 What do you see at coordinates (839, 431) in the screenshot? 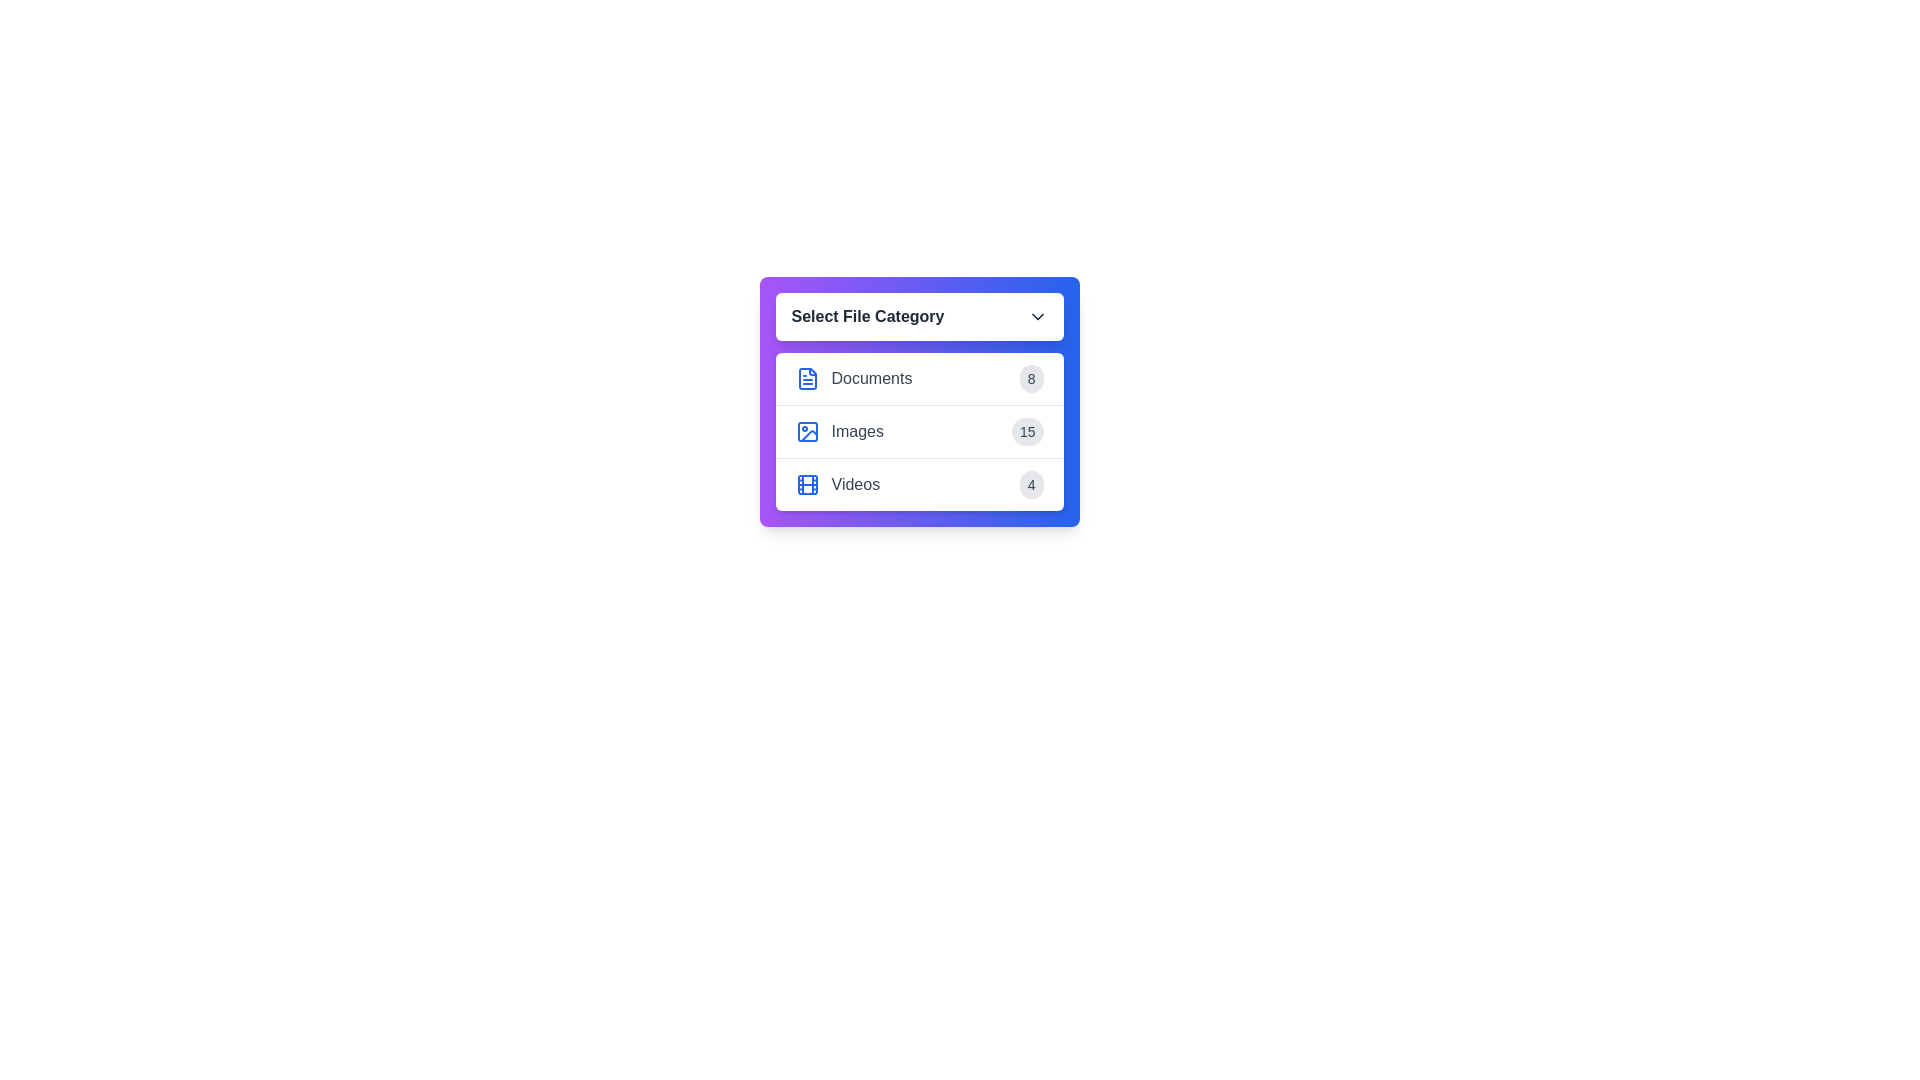
I see `the 'Images' category list item in the dropdown menu` at bounding box center [839, 431].